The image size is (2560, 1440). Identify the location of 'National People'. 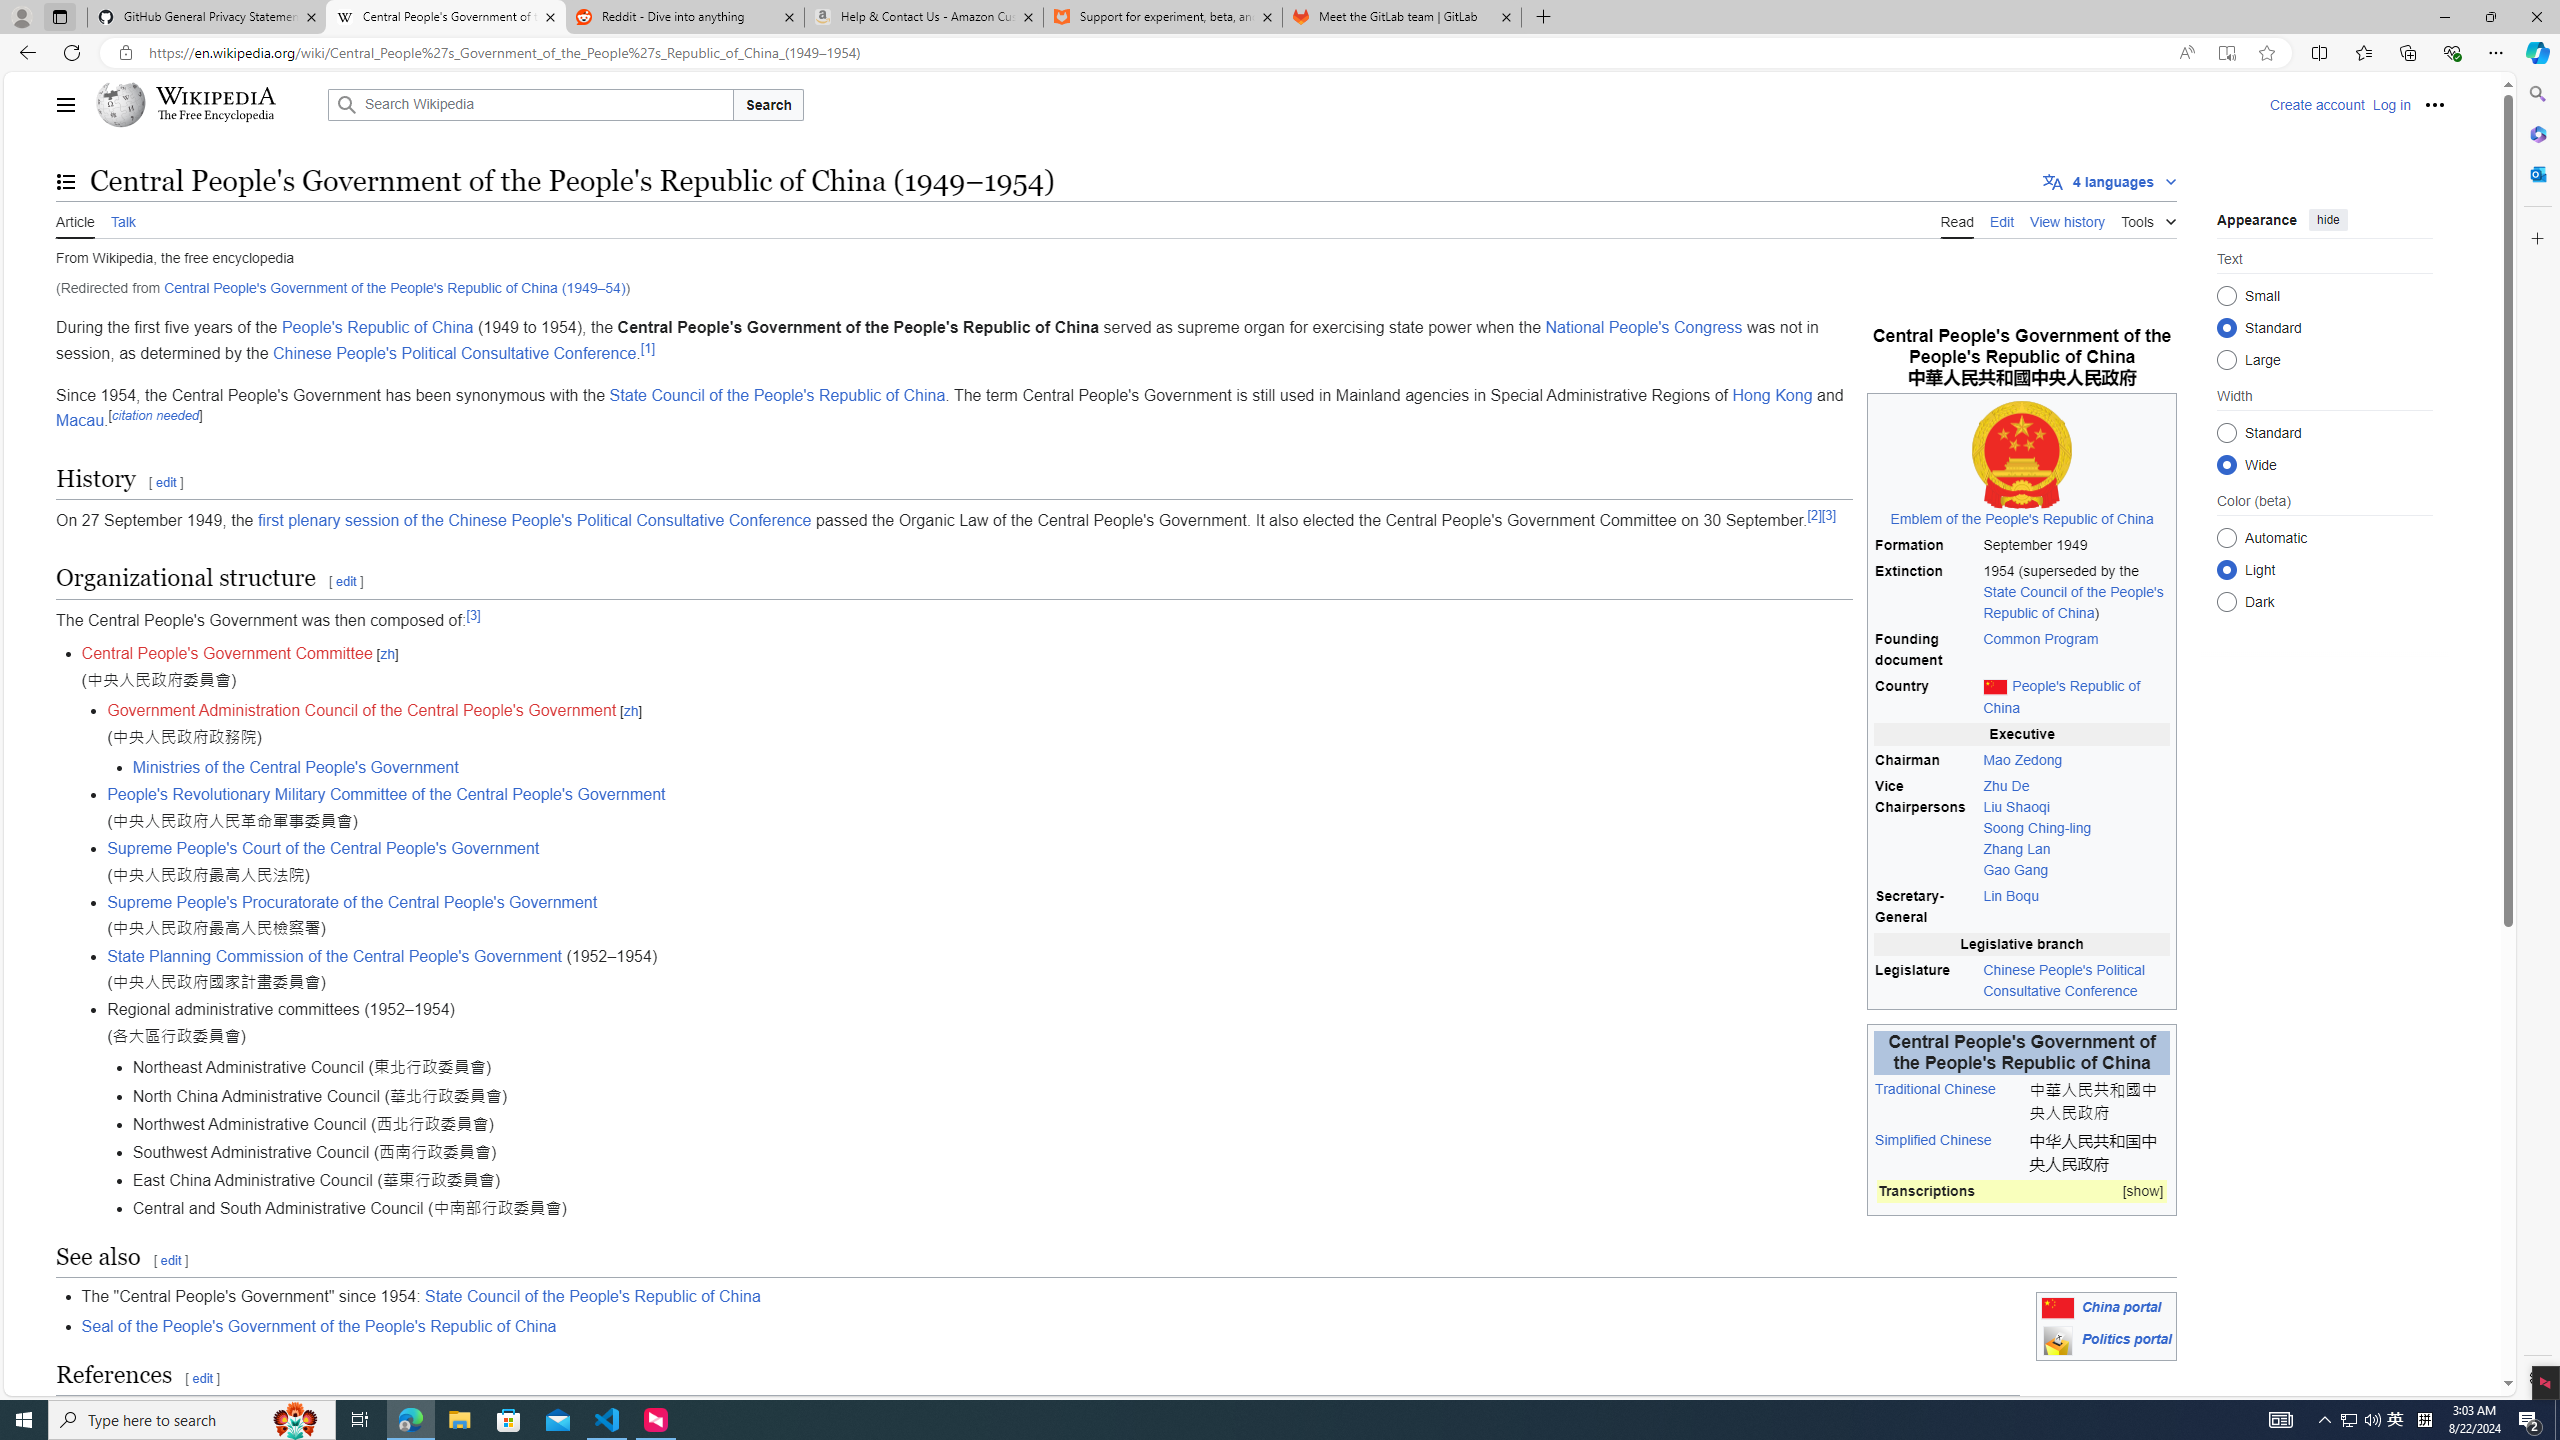
(1643, 328).